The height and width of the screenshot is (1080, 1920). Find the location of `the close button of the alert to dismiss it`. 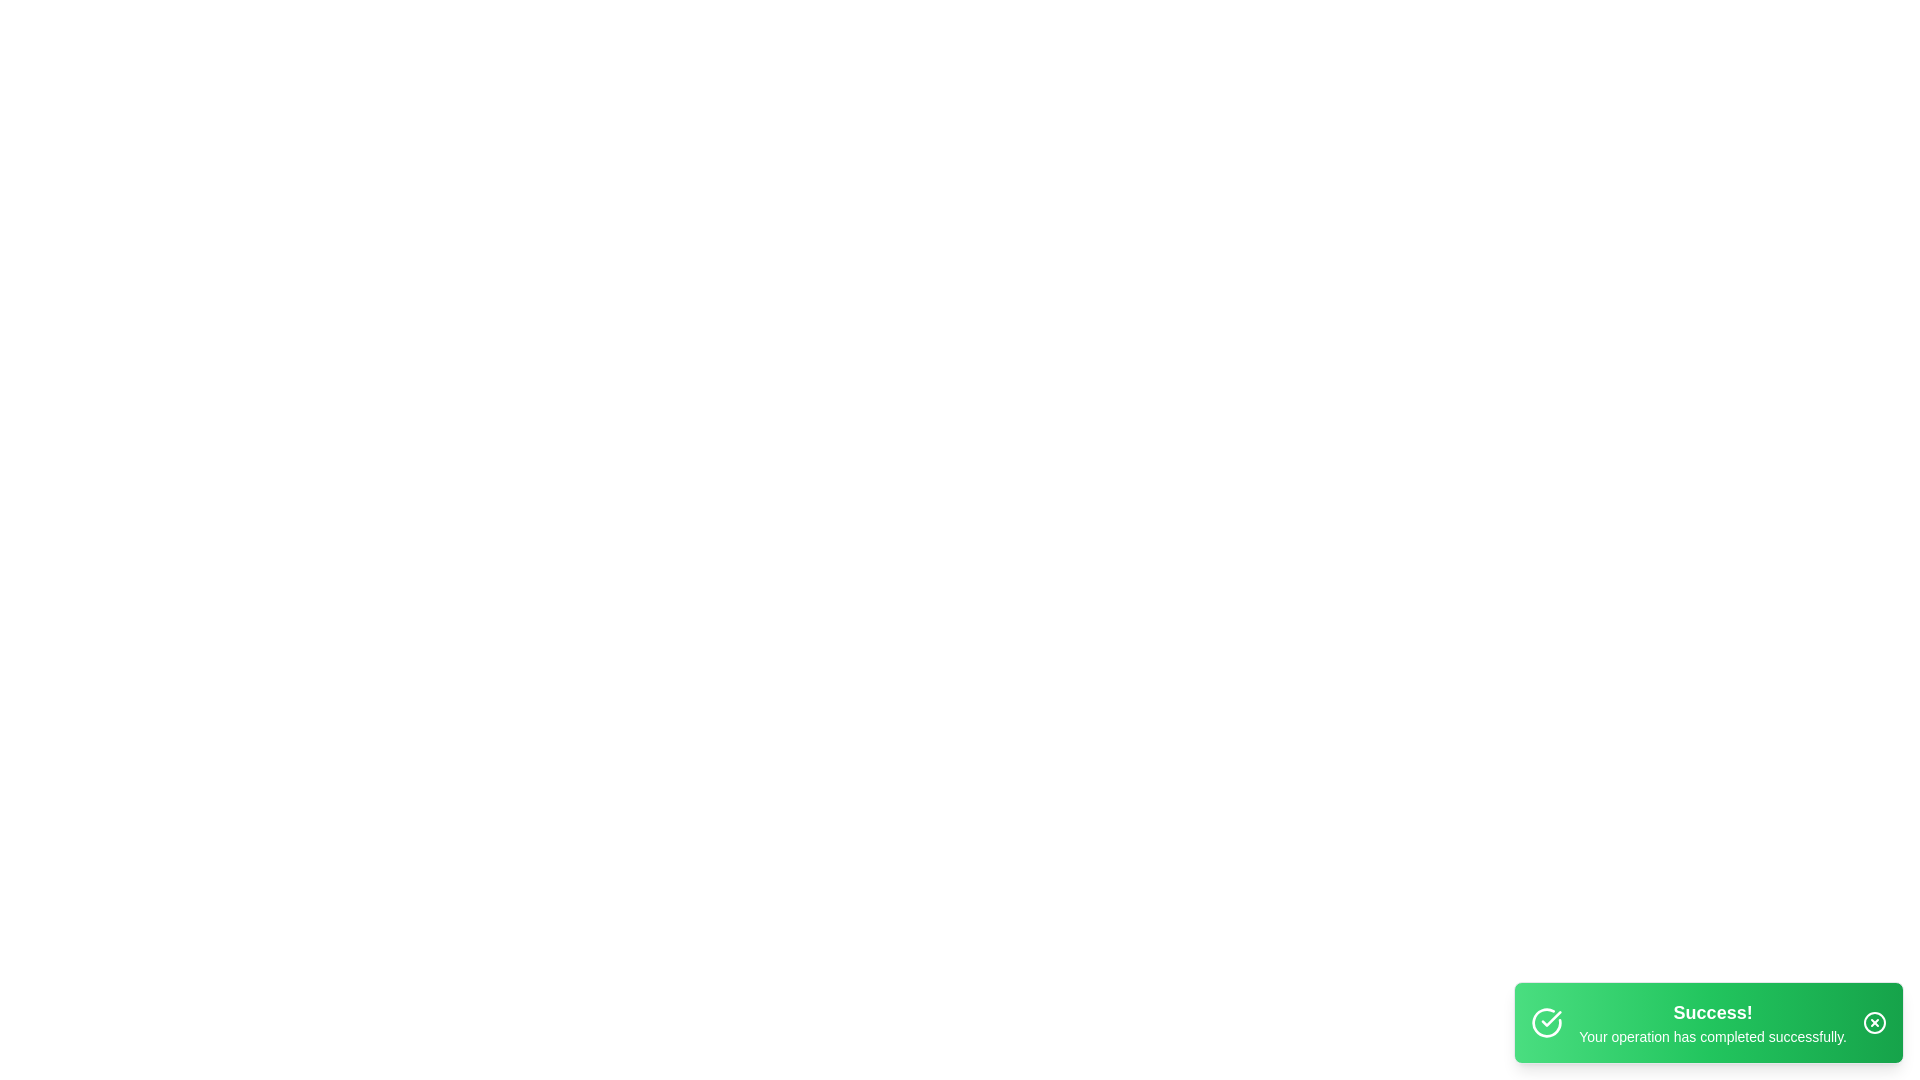

the close button of the alert to dismiss it is located at coordinates (1874, 1022).